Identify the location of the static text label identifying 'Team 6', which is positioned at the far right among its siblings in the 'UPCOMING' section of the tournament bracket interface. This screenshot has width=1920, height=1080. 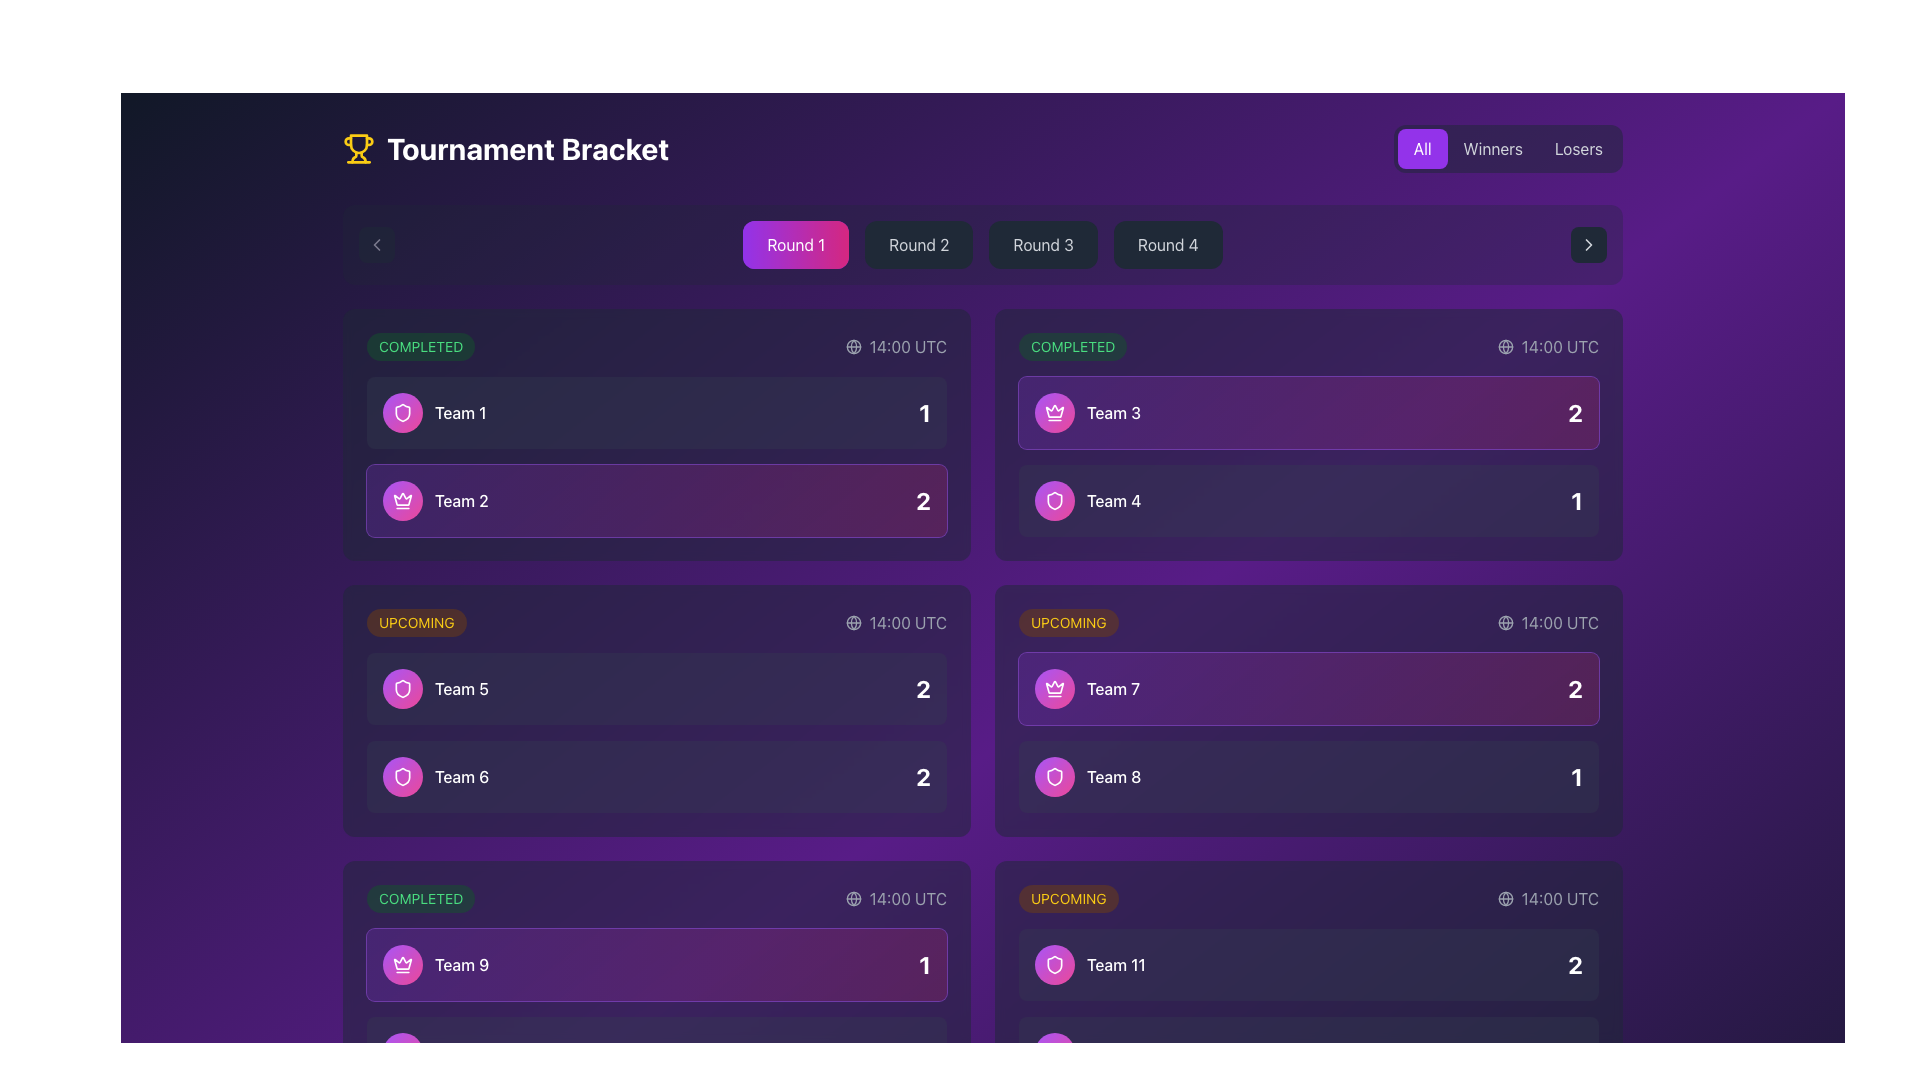
(461, 775).